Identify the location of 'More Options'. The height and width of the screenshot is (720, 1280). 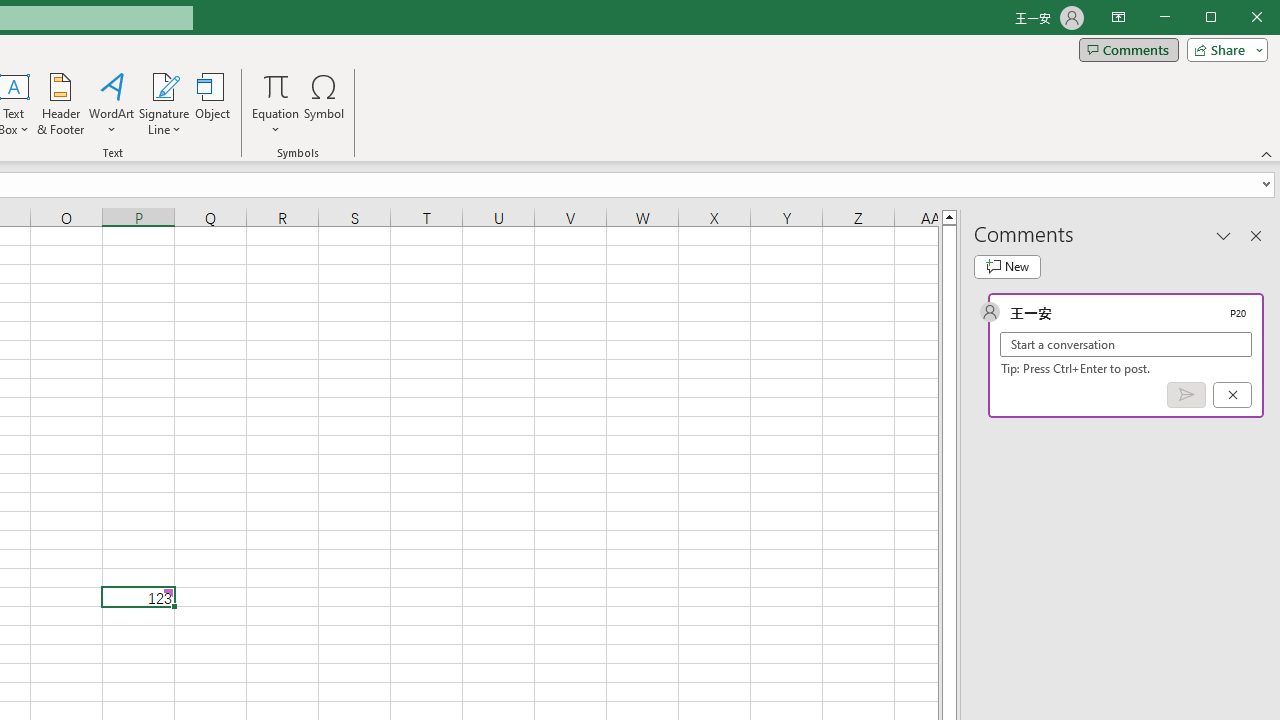
(274, 123).